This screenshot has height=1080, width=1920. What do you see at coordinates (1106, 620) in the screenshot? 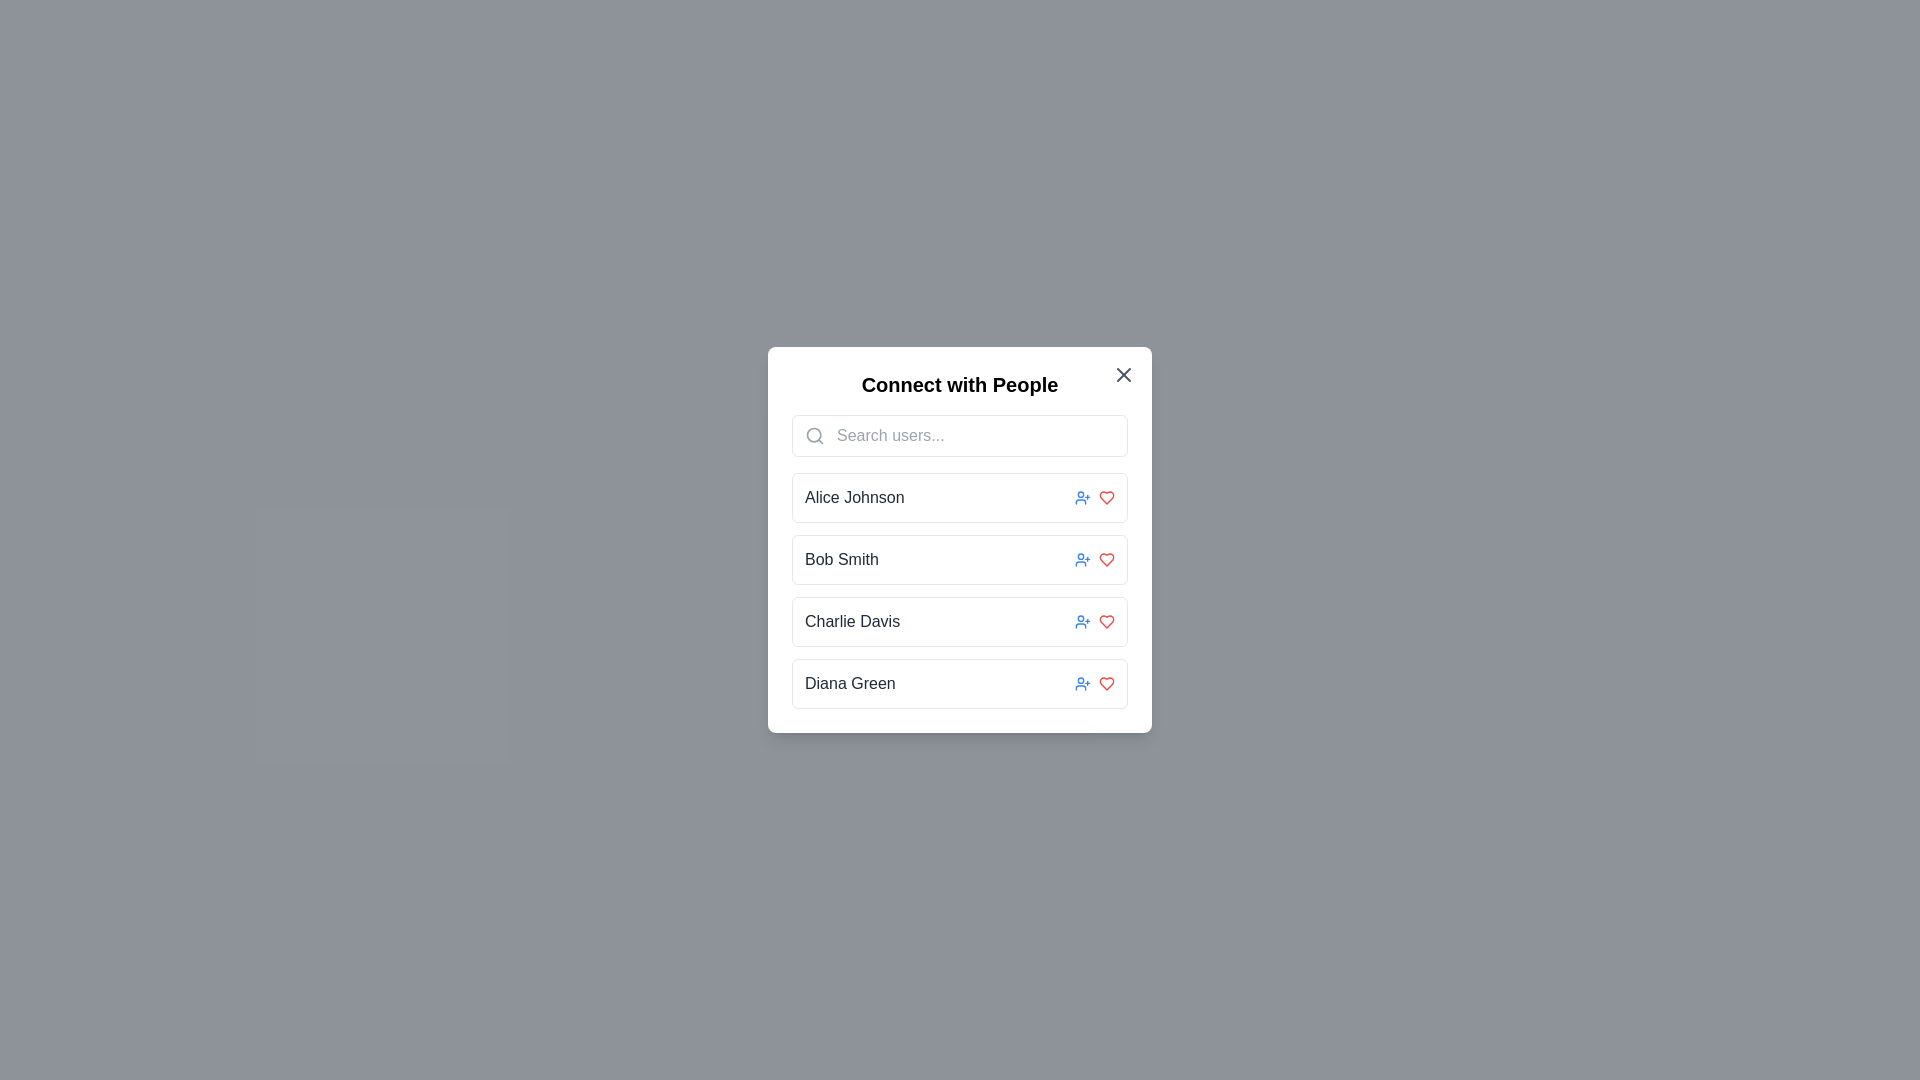
I see `the heart icon button located at the far-right side of the row corresponding to 'Charlie Davis'` at bounding box center [1106, 620].